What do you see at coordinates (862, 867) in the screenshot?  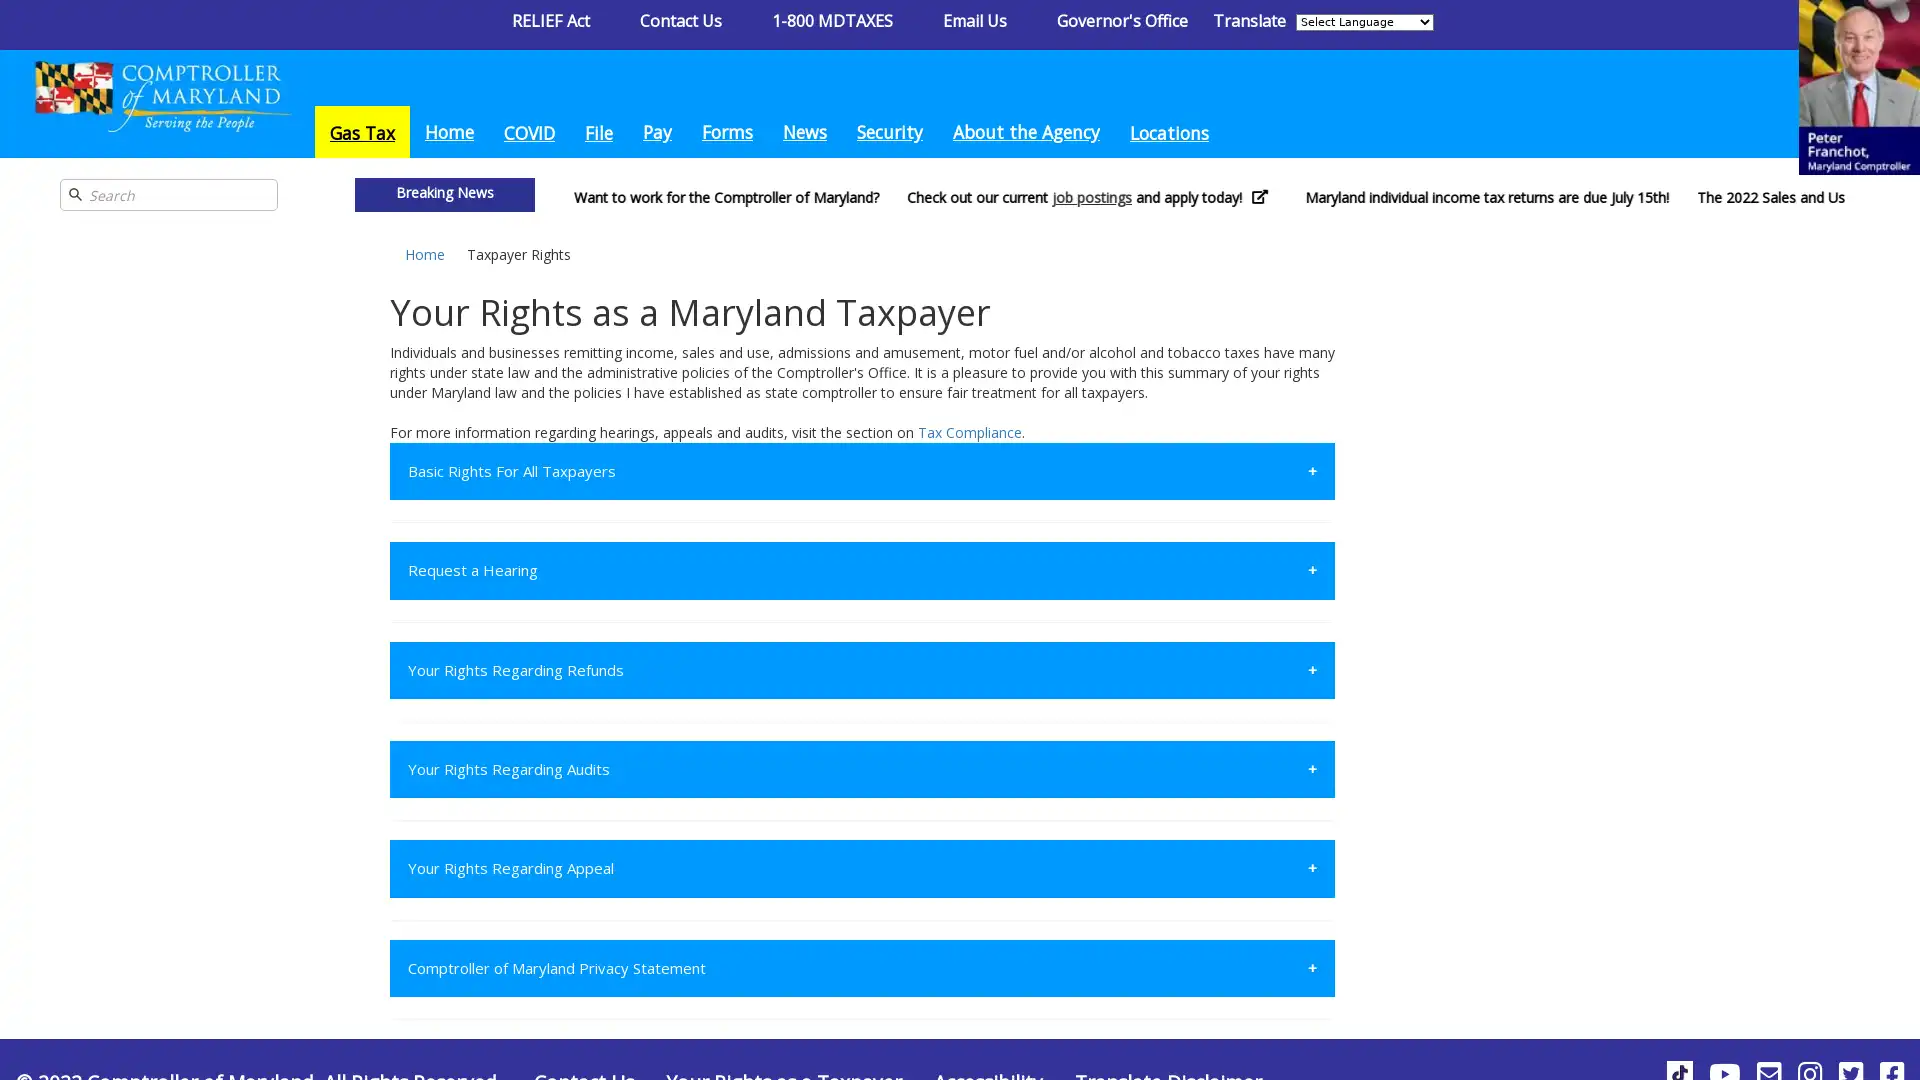 I see `Your Rights Regarding Appeal +` at bounding box center [862, 867].